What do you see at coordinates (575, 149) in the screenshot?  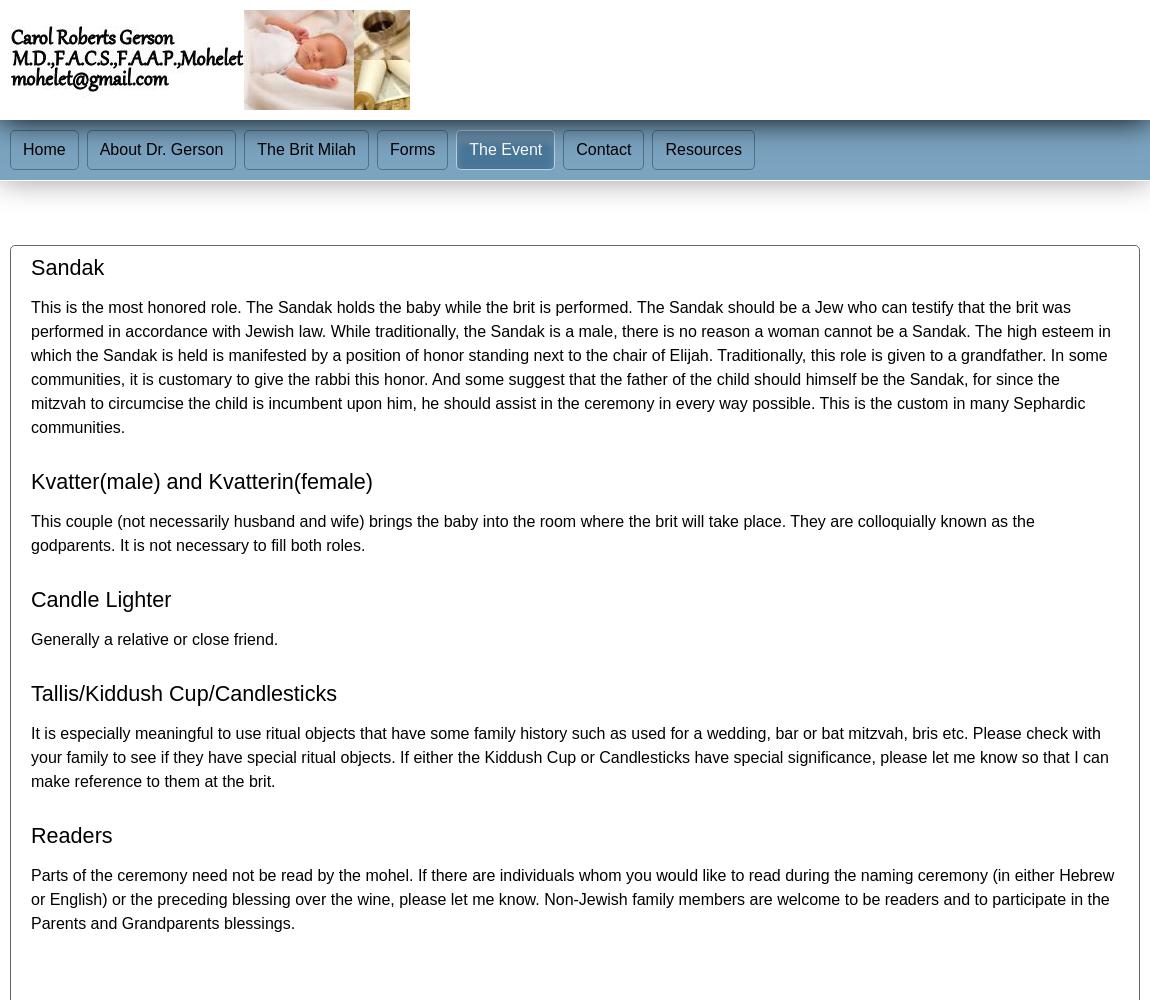 I see `'Contact'` at bounding box center [575, 149].